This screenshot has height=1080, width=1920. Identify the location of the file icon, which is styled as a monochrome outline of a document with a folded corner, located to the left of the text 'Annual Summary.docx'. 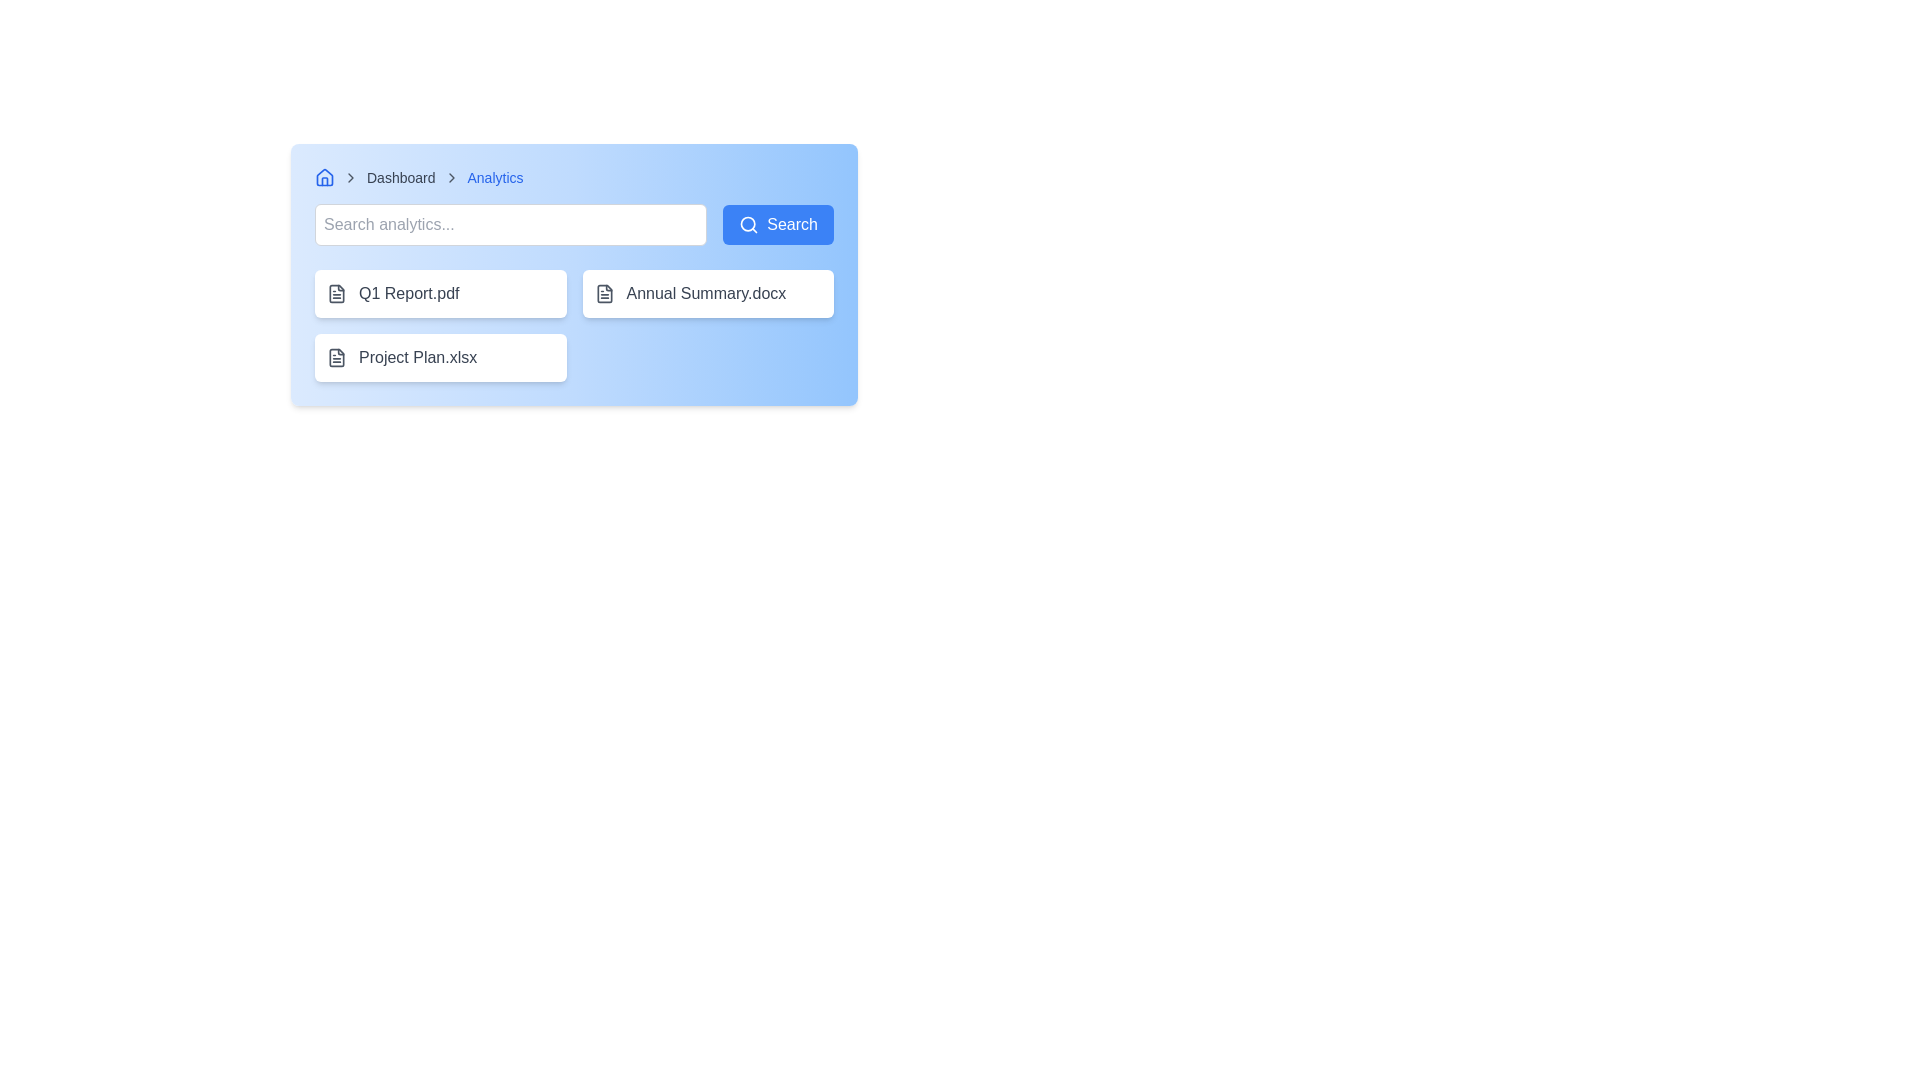
(603, 293).